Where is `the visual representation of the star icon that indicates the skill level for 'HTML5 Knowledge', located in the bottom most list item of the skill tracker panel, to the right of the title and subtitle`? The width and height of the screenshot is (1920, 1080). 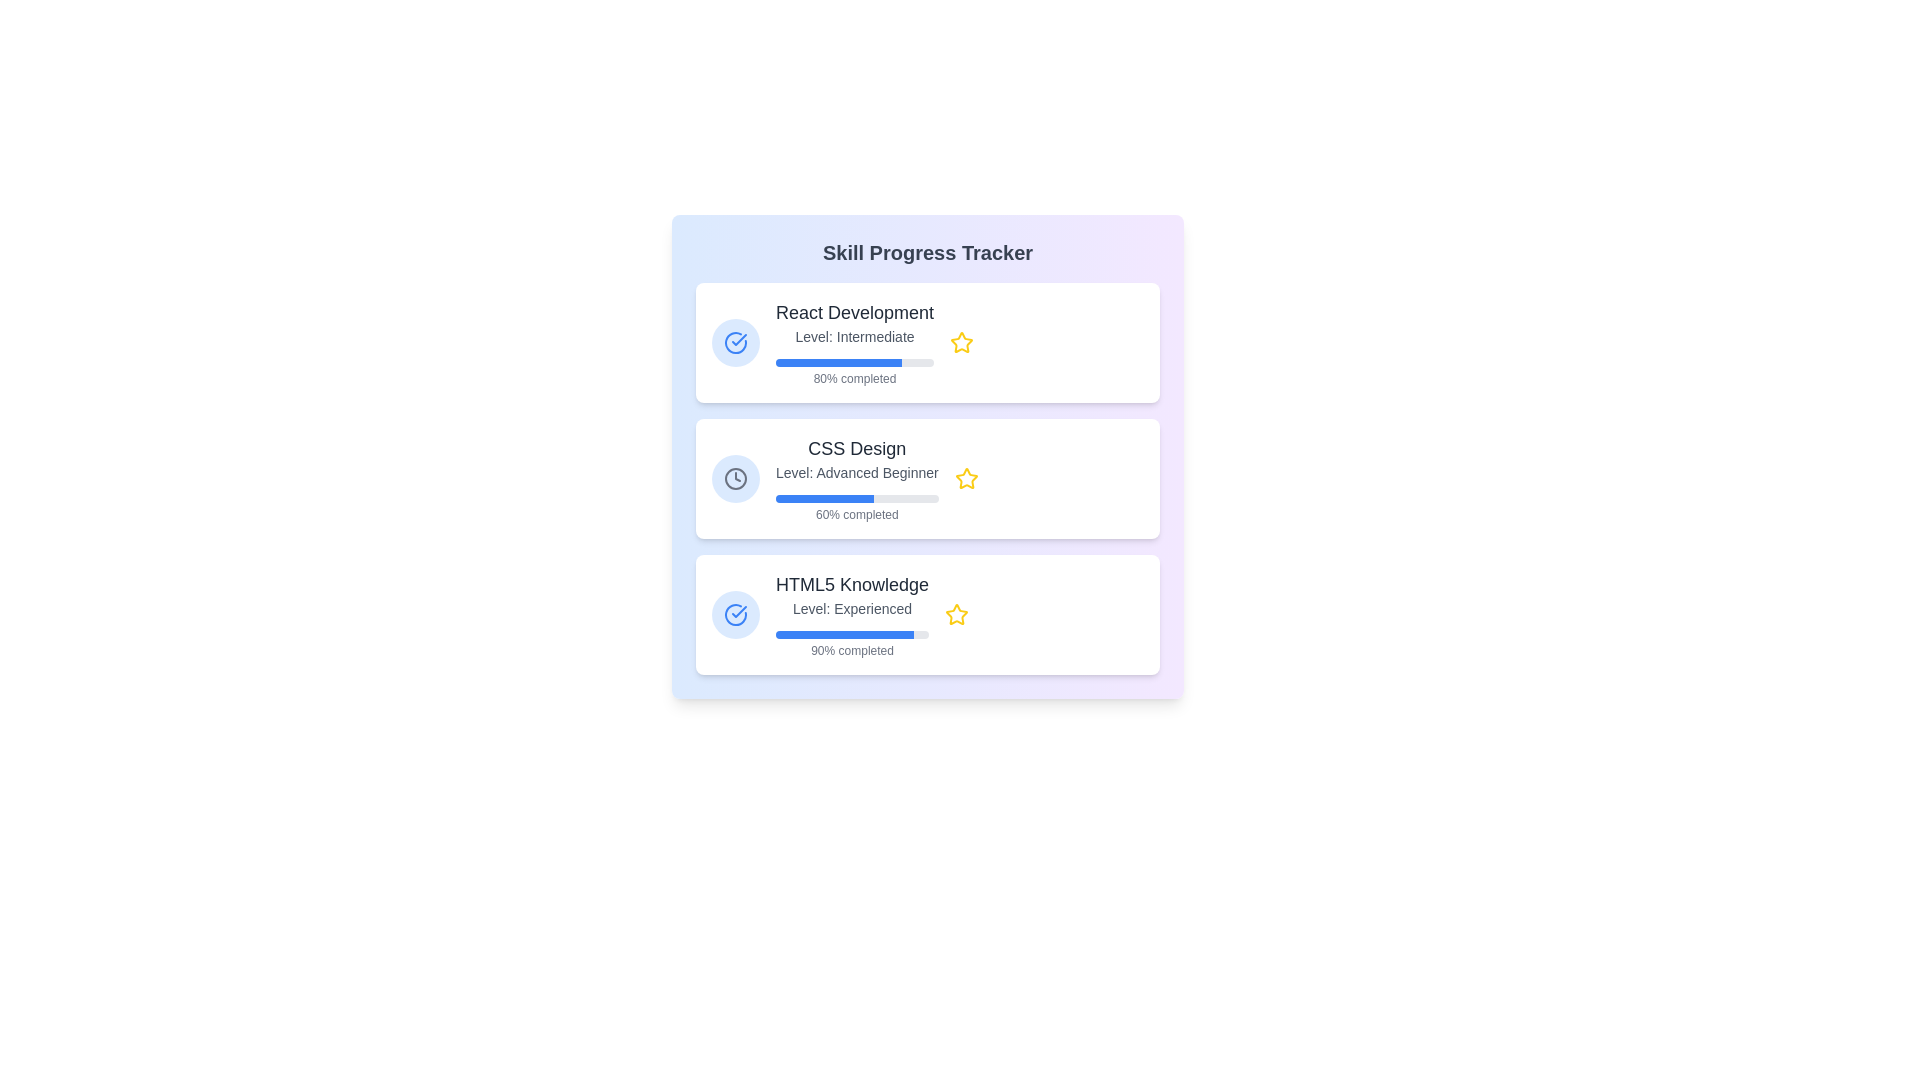 the visual representation of the star icon that indicates the skill level for 'HTML5 Knowledge', located in the bottom most list item of the skill tracker panel, to the right of the title and subtitle is located at coordinates (956, 613).